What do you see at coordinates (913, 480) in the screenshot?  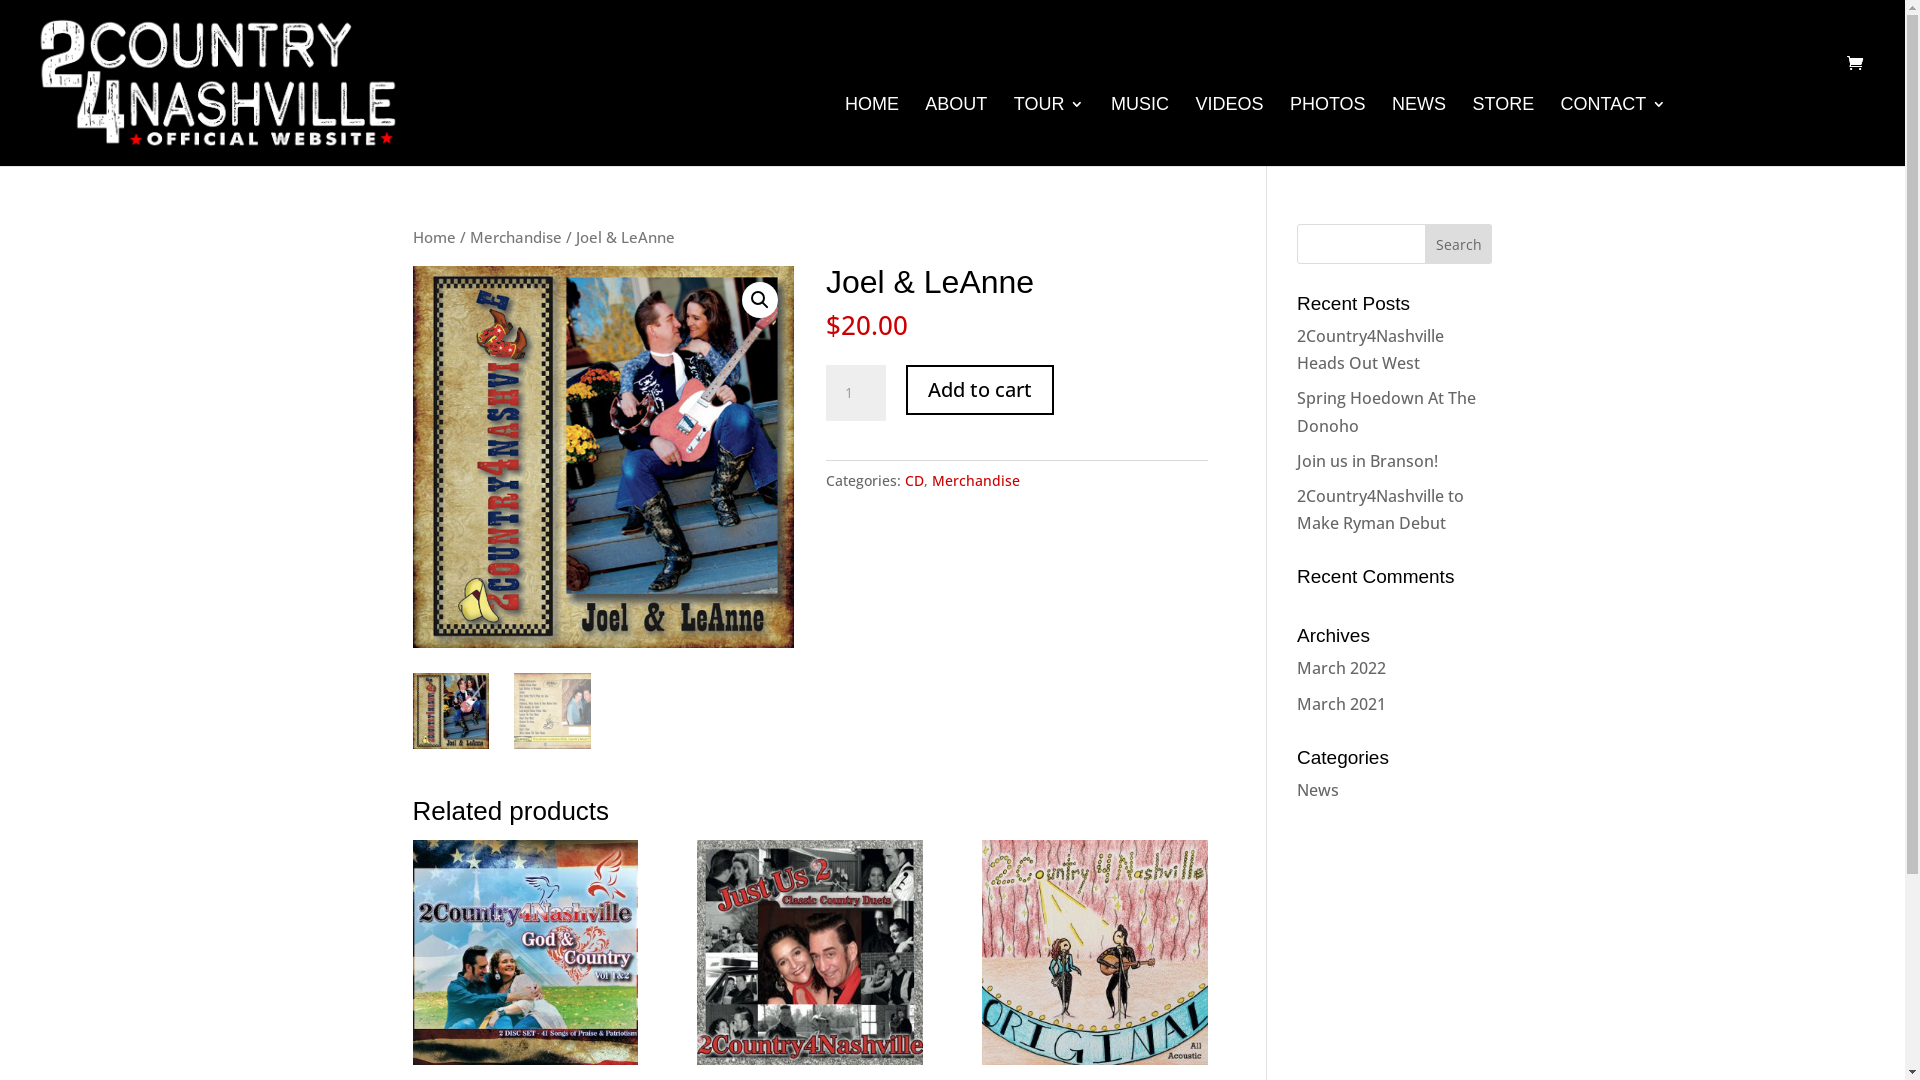 I see `'CD'` at bounding box center [913, 480].